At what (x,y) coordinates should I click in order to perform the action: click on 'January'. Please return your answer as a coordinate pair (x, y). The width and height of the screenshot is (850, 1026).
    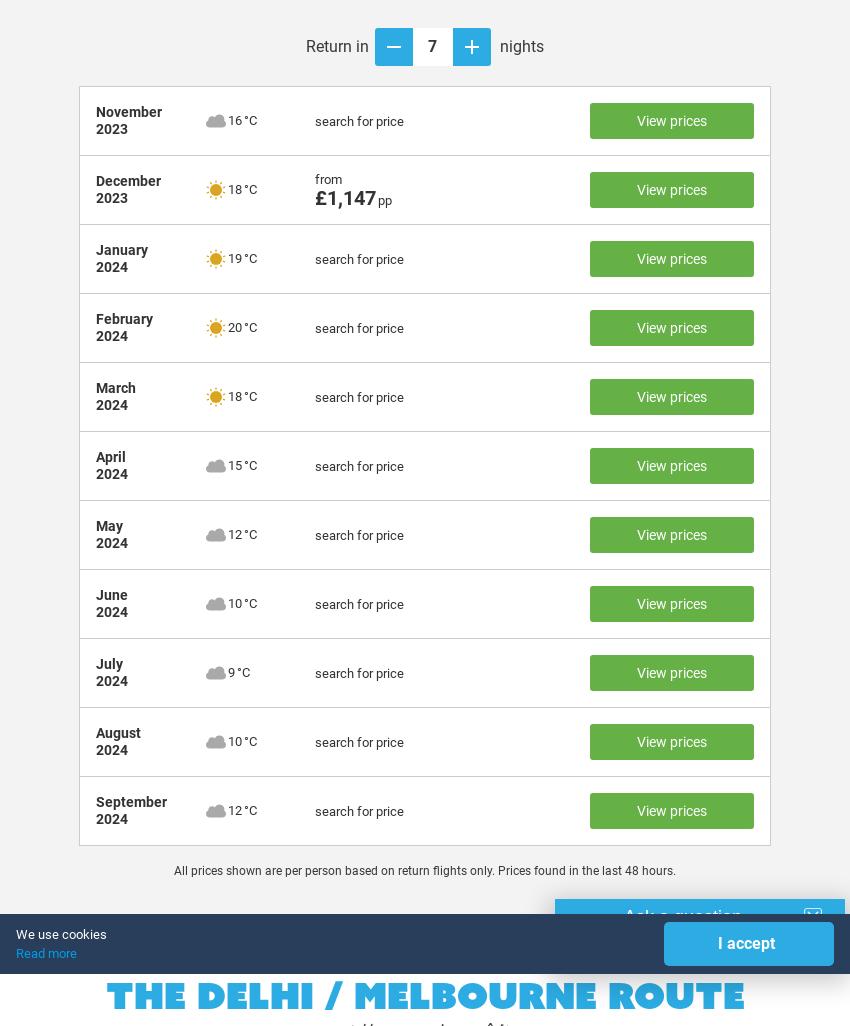
    Looking at the image, I should click on (120, 250).